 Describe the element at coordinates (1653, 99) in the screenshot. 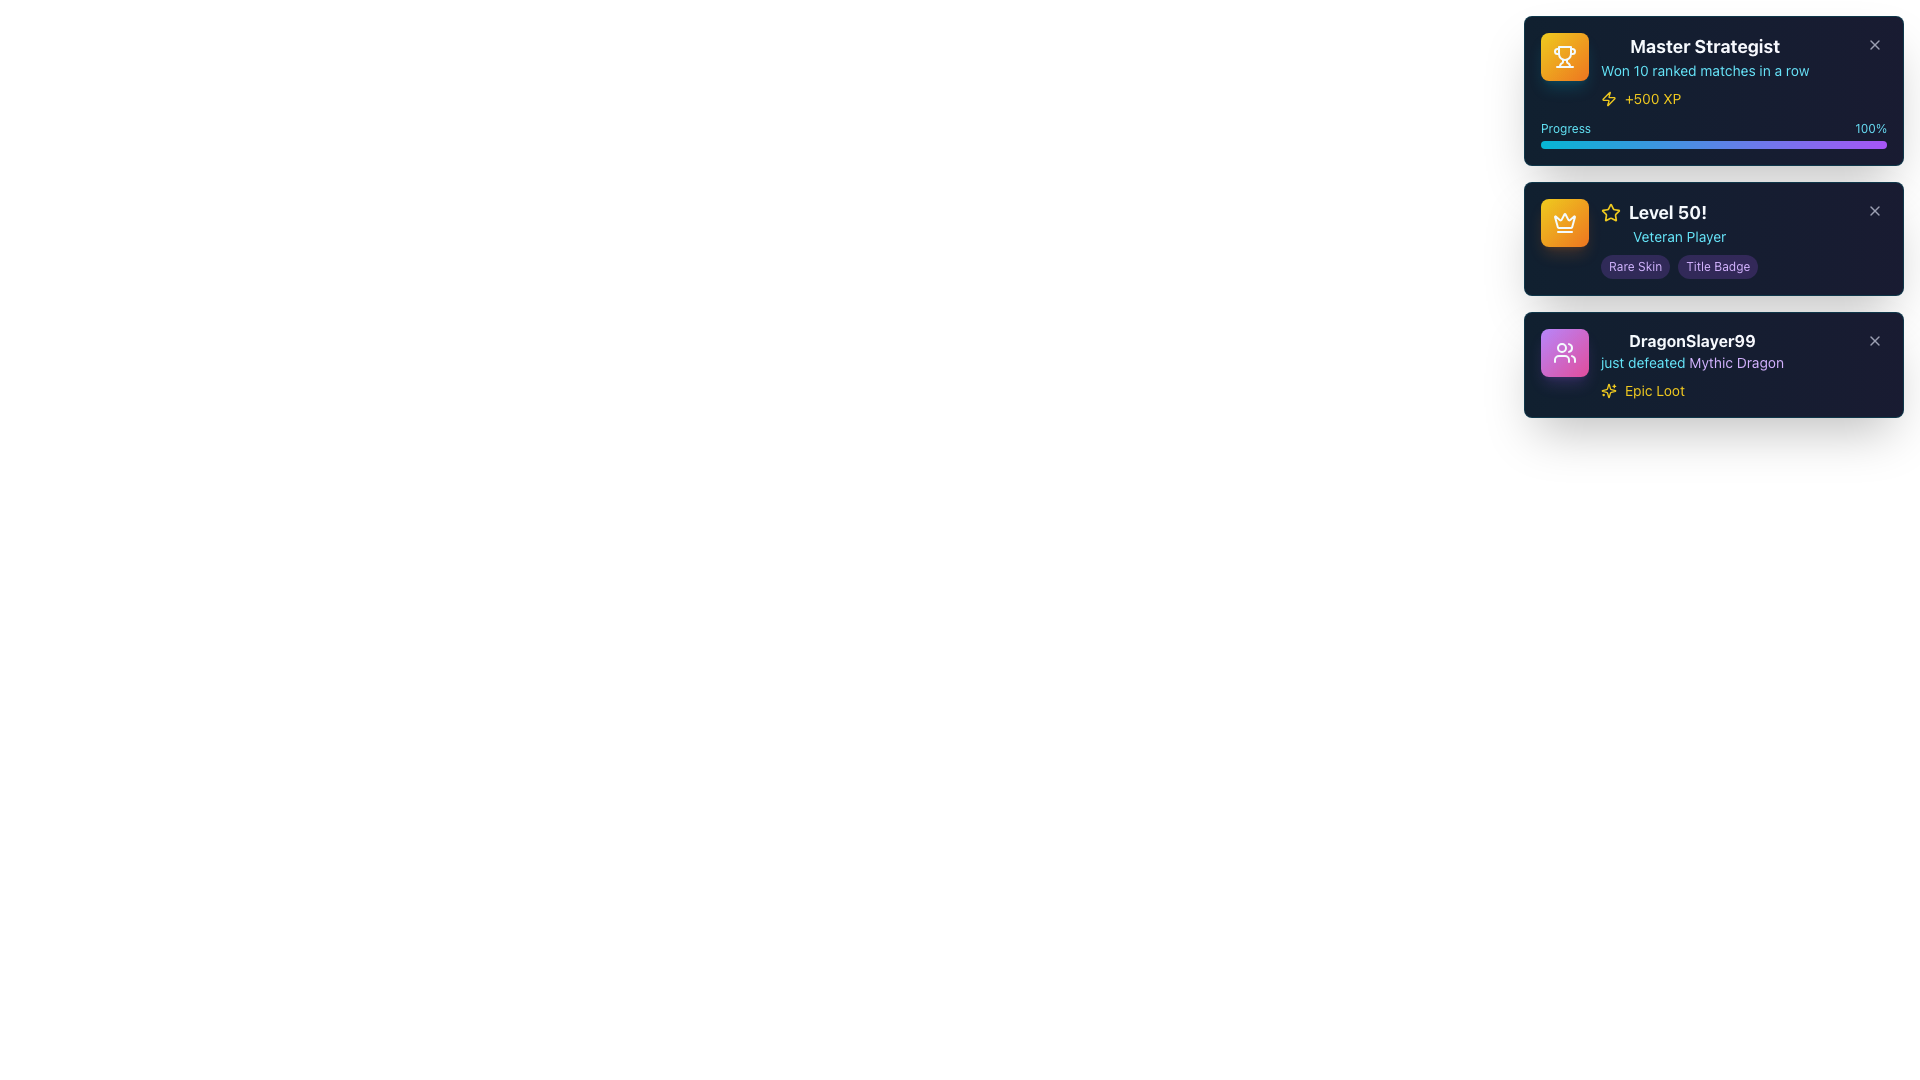

I see `displayed information indicating a reward of 500 experience points (XP) for the 'Master Strategist' achievement, located in the topmost notification card near the text 'Master Strategist' and to the right of the yellow lightning bolt icon` at that location.